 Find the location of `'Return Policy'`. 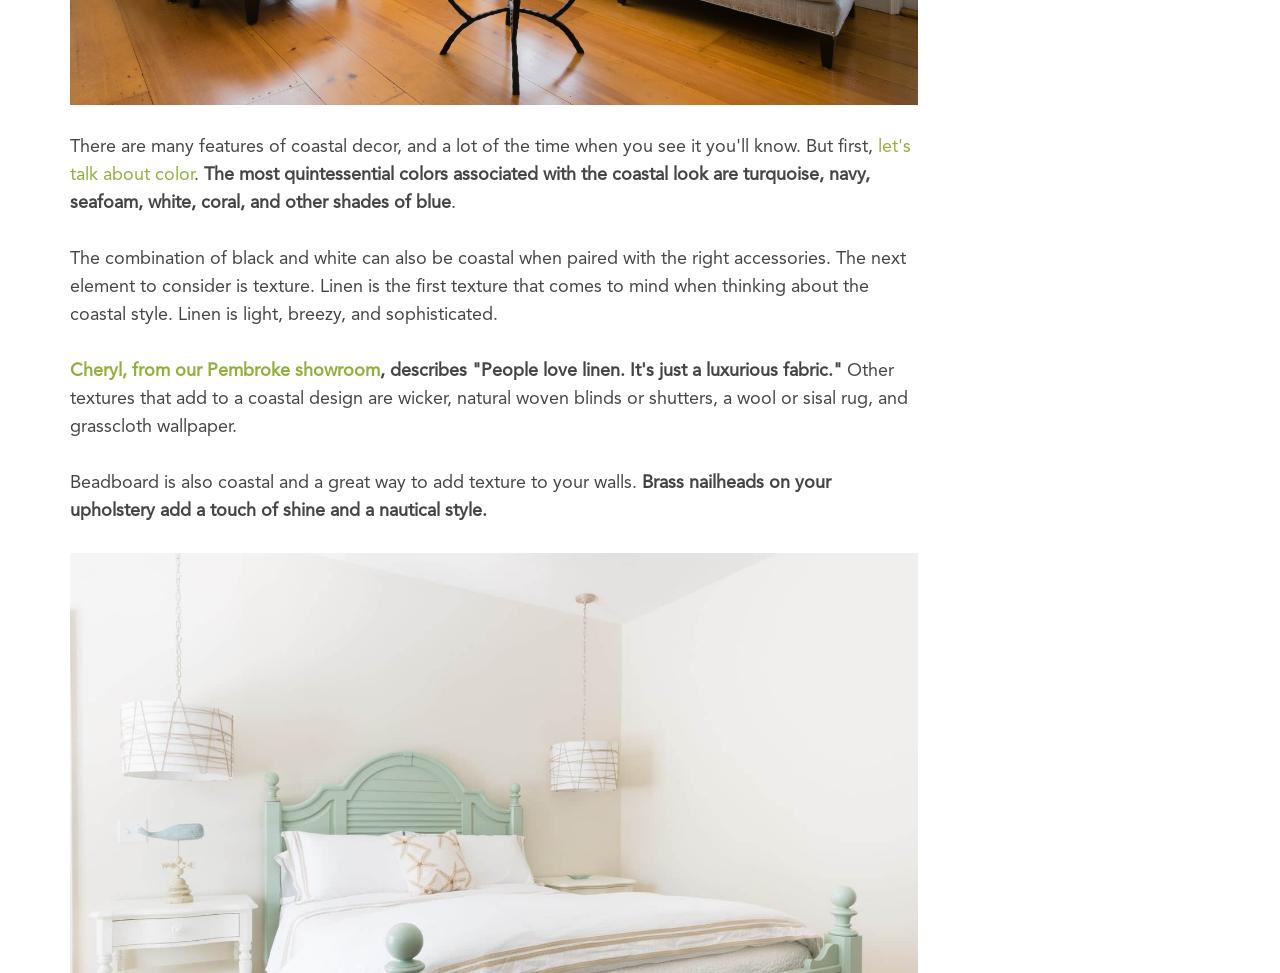

'Return Policy' is located at coordinates (410, 346).